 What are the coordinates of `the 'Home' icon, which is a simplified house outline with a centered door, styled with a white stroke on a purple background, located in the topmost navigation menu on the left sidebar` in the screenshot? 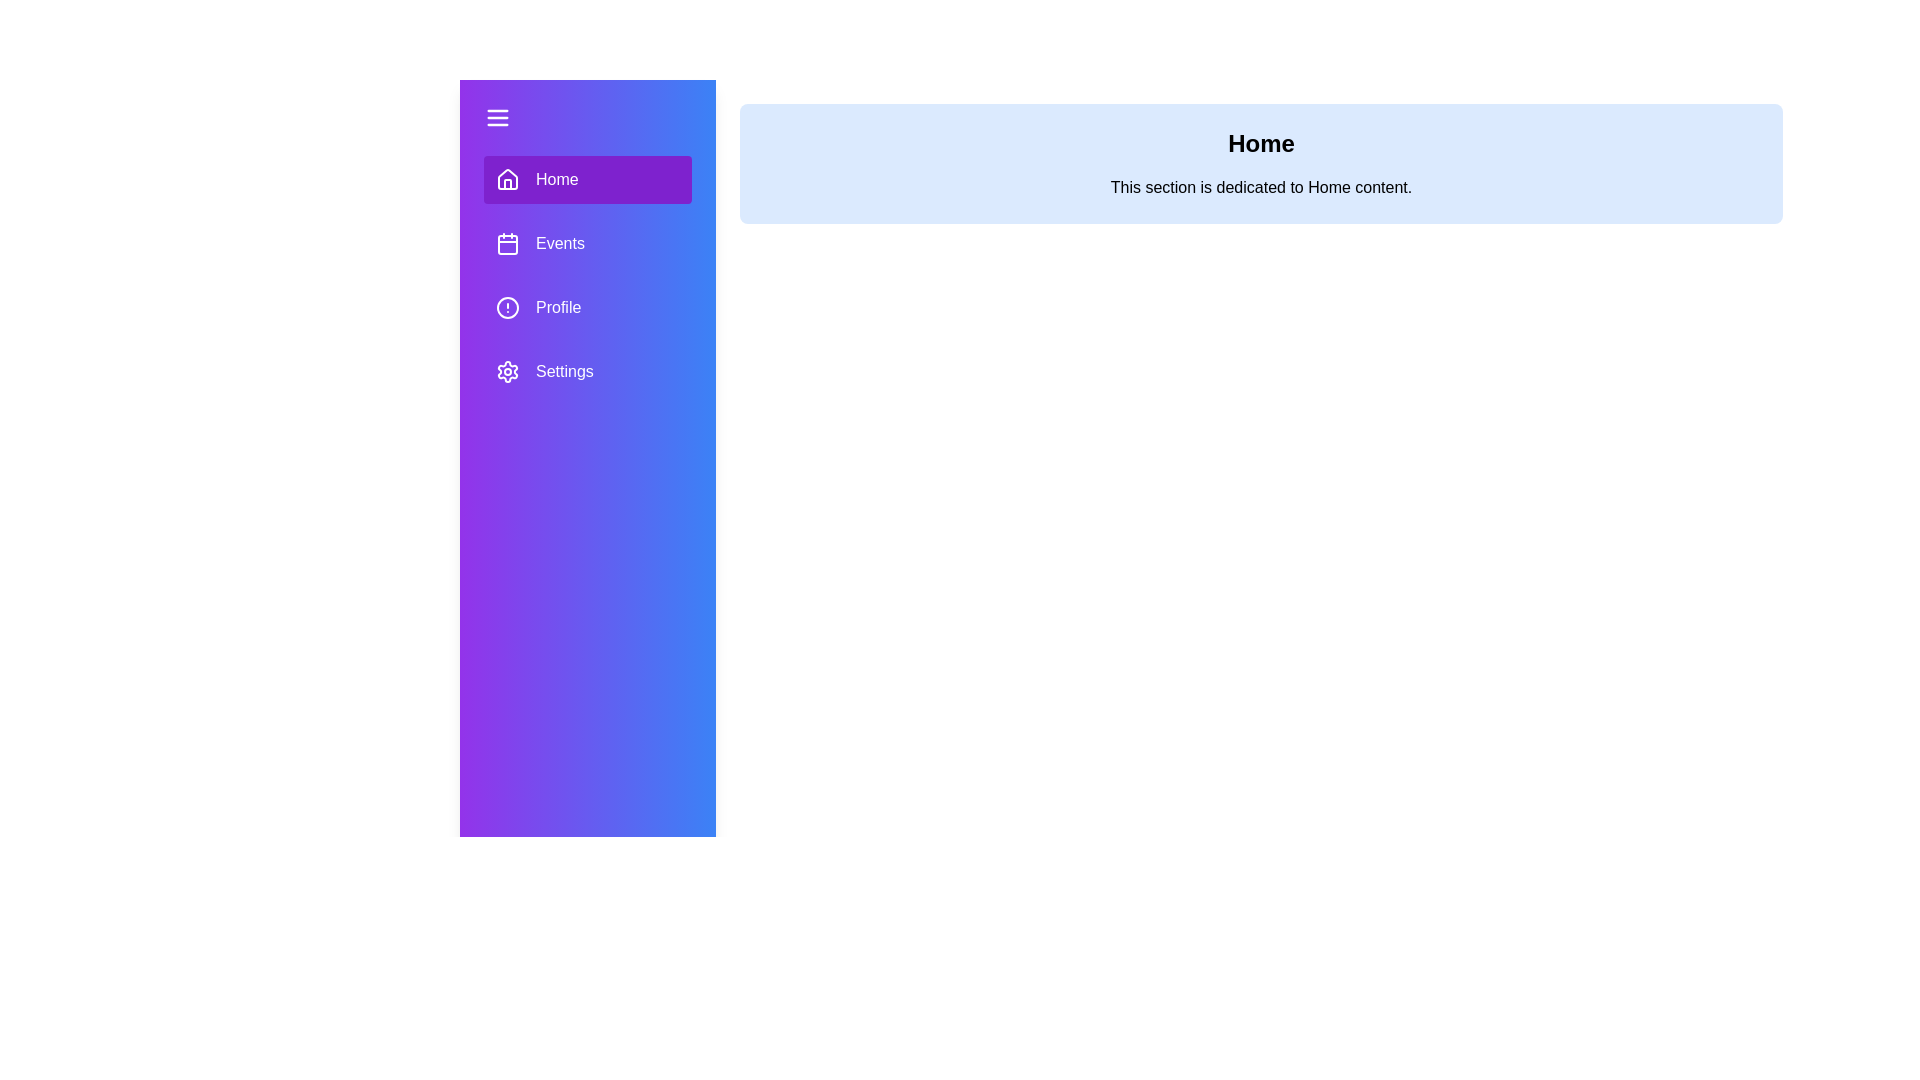 It's located at (508, 180).